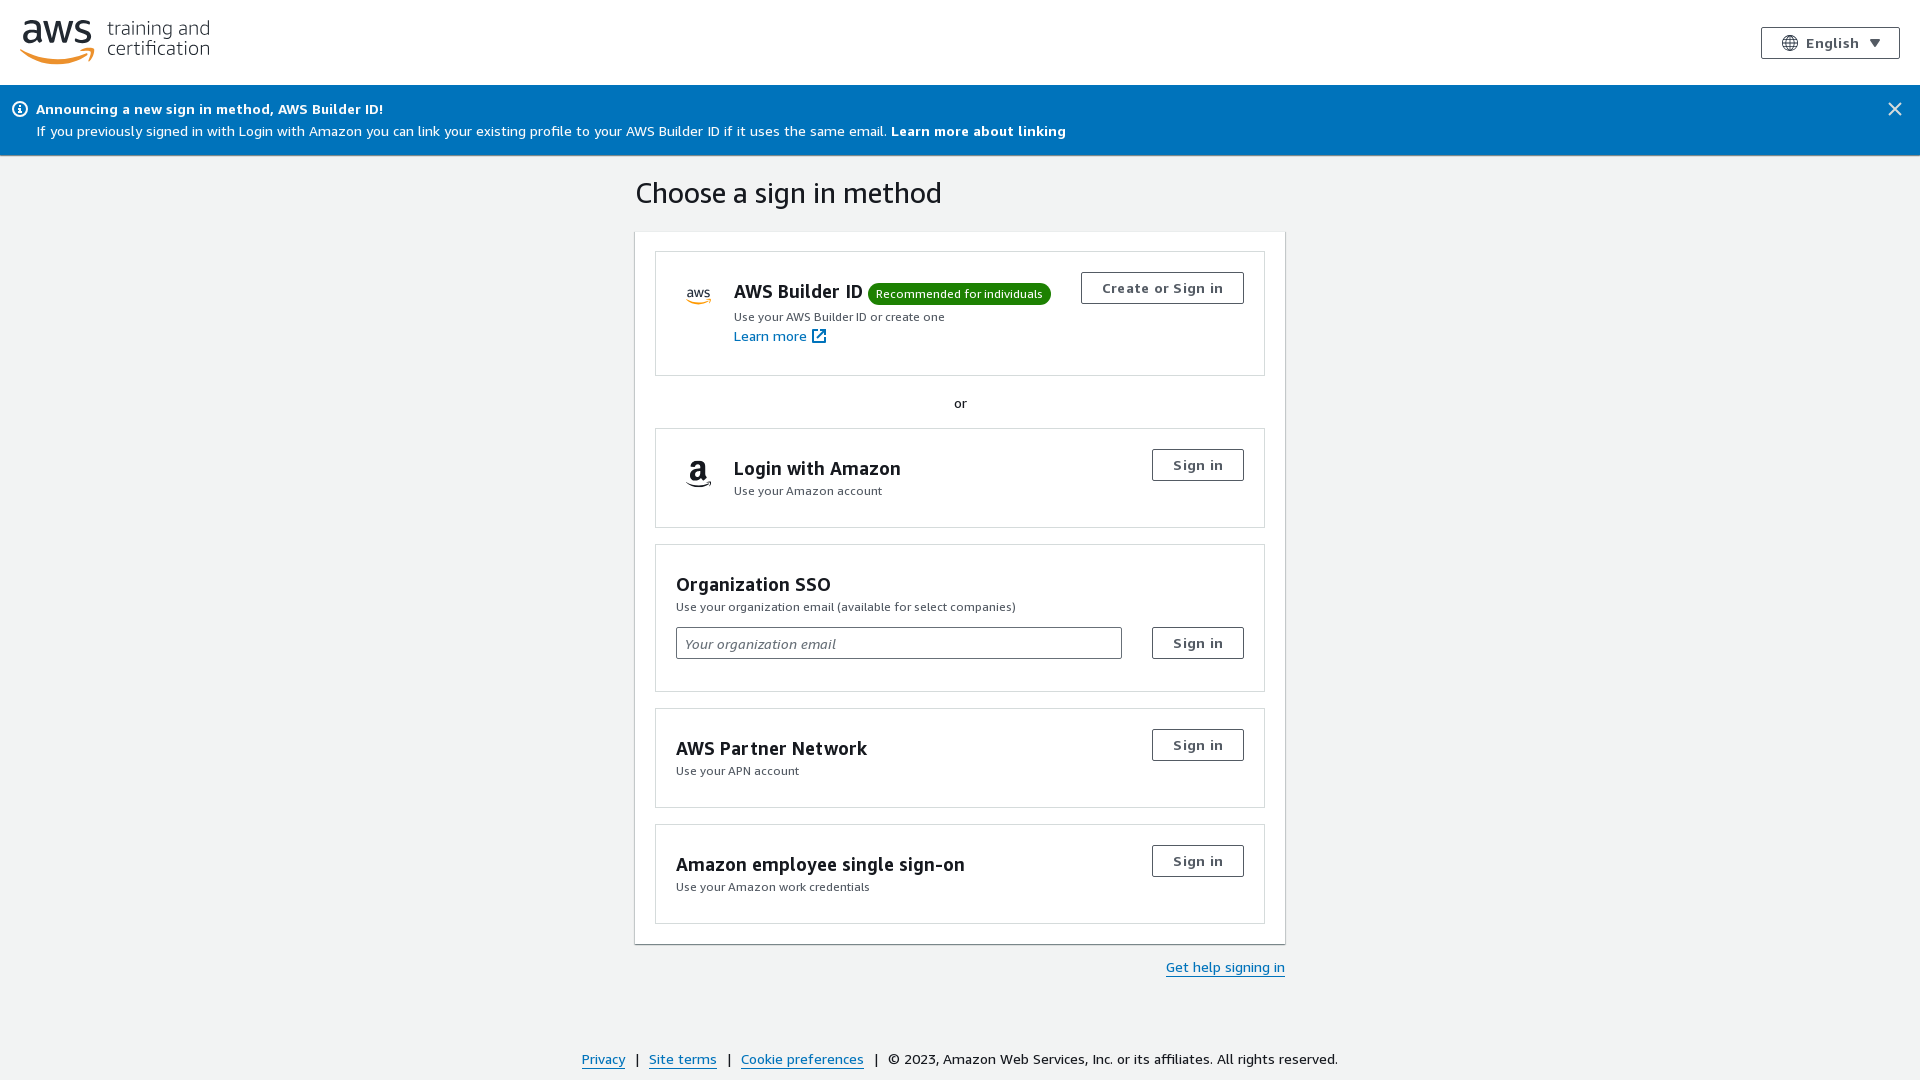 This screenshot has width=1920, height=1080. Describe the element at coordinates (978, 130) in the screenshot. I see `'Learn more about linking'` at that location.